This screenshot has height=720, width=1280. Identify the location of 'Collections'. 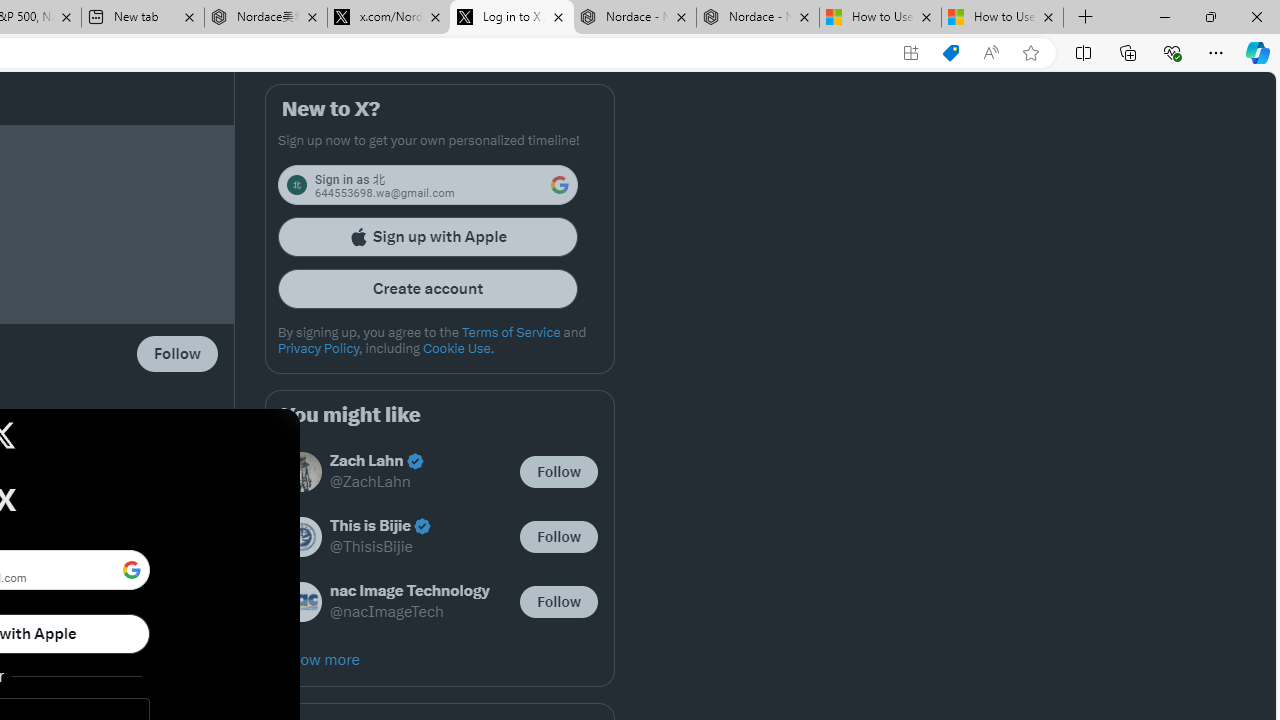
(1128, 51).